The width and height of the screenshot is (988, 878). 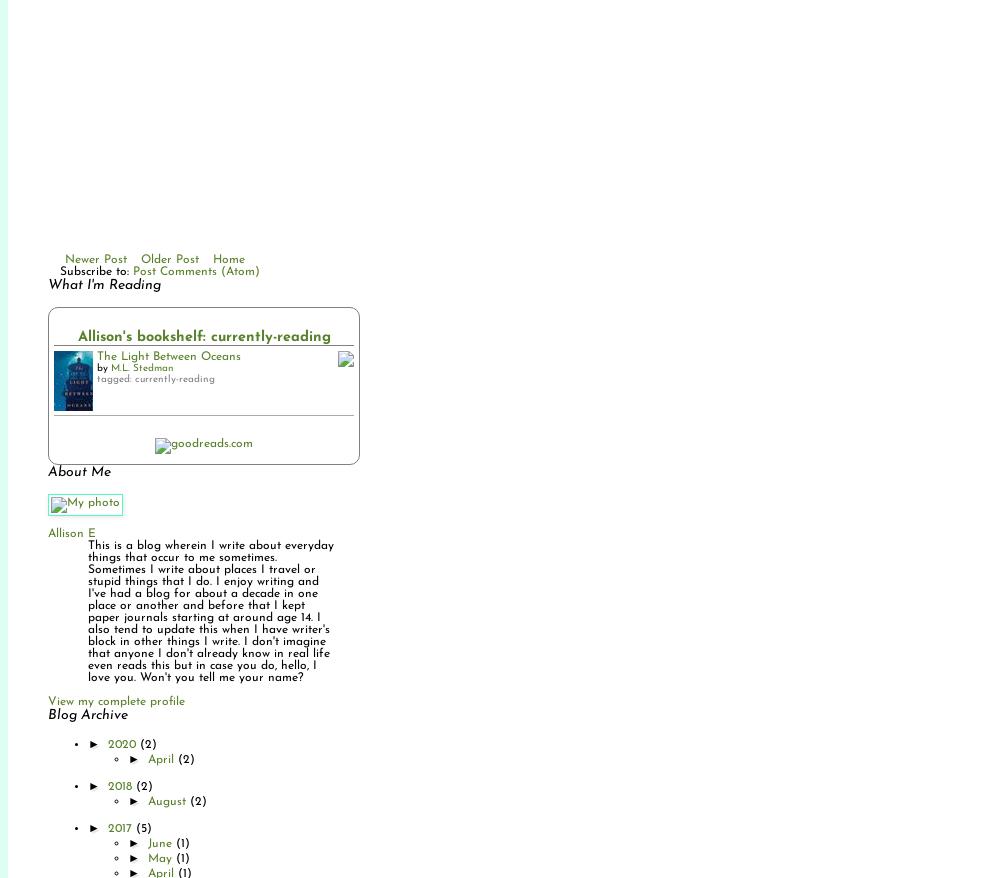 I want to click on 'What I'm Reading', so click(x=104, y=284).